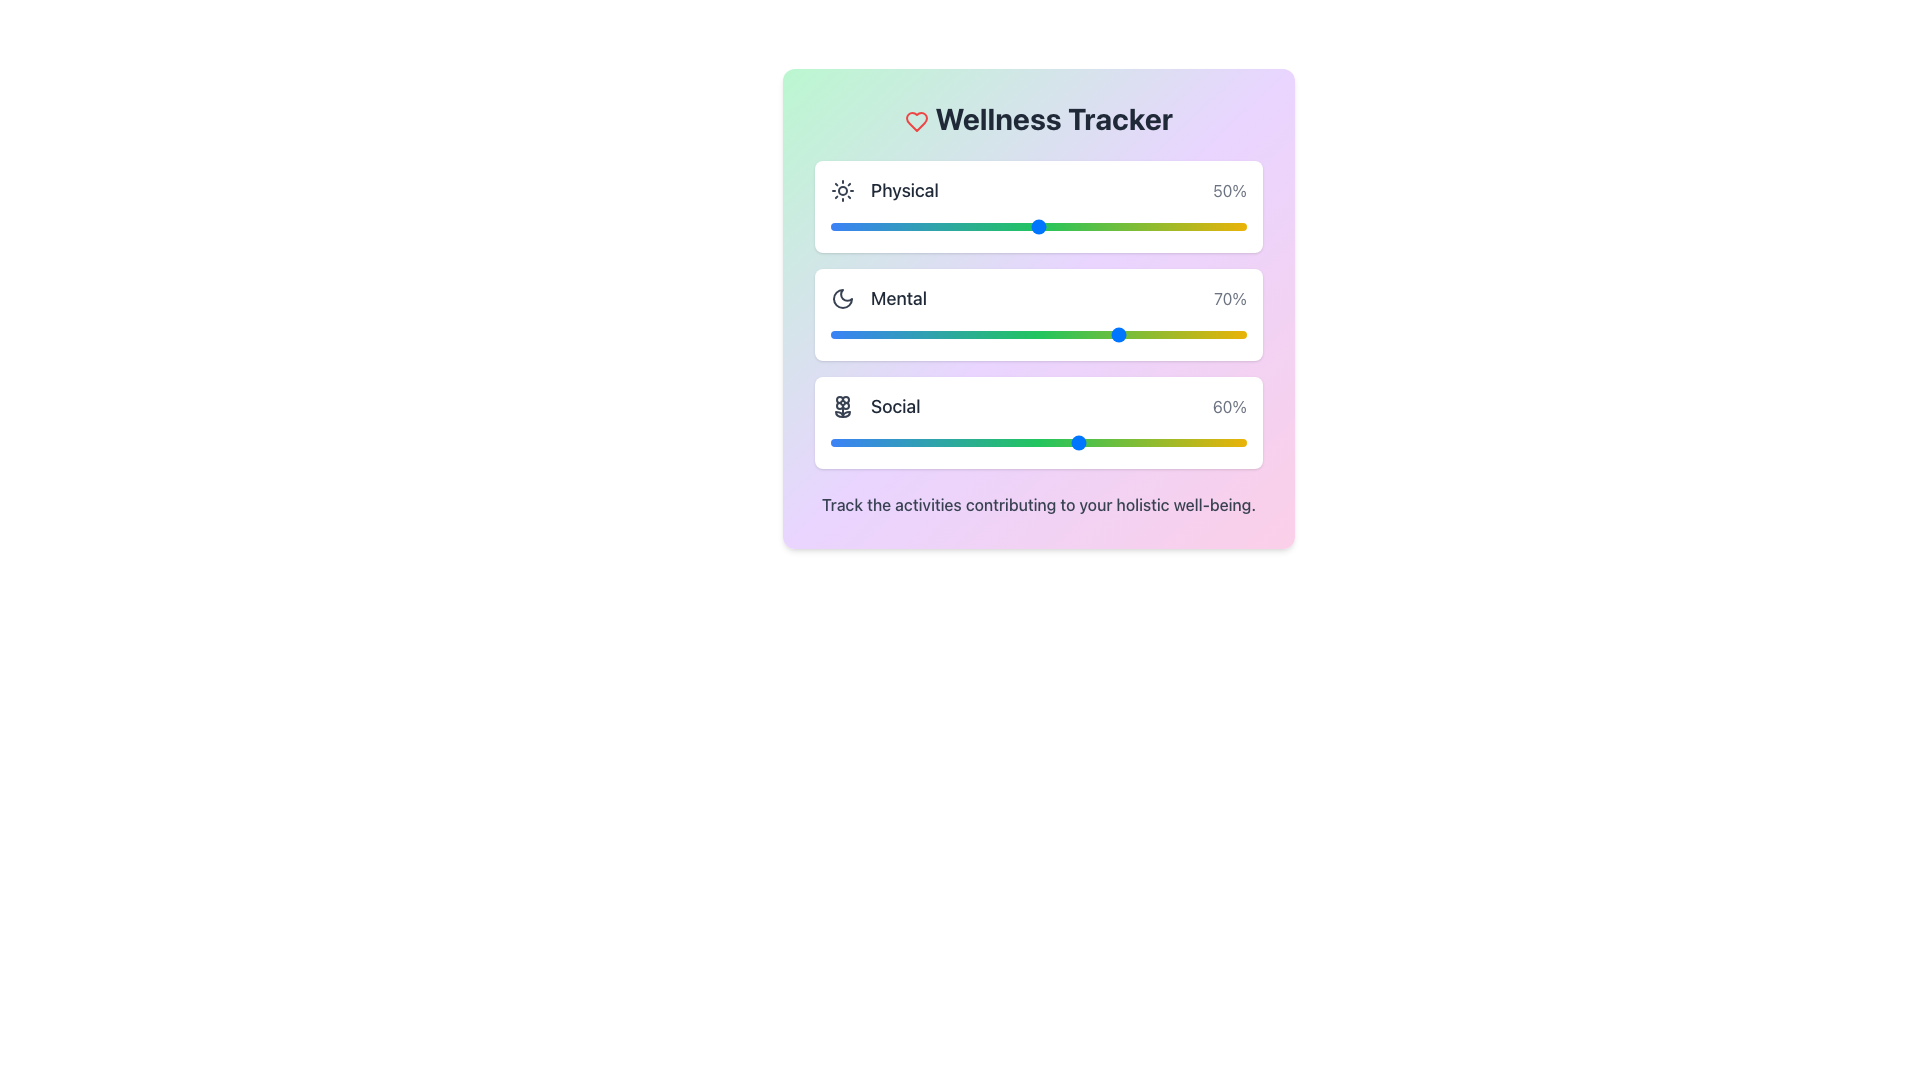  Describe the element at coordinates (1026, 334) in the screenshot. I see `the slider` at that location.